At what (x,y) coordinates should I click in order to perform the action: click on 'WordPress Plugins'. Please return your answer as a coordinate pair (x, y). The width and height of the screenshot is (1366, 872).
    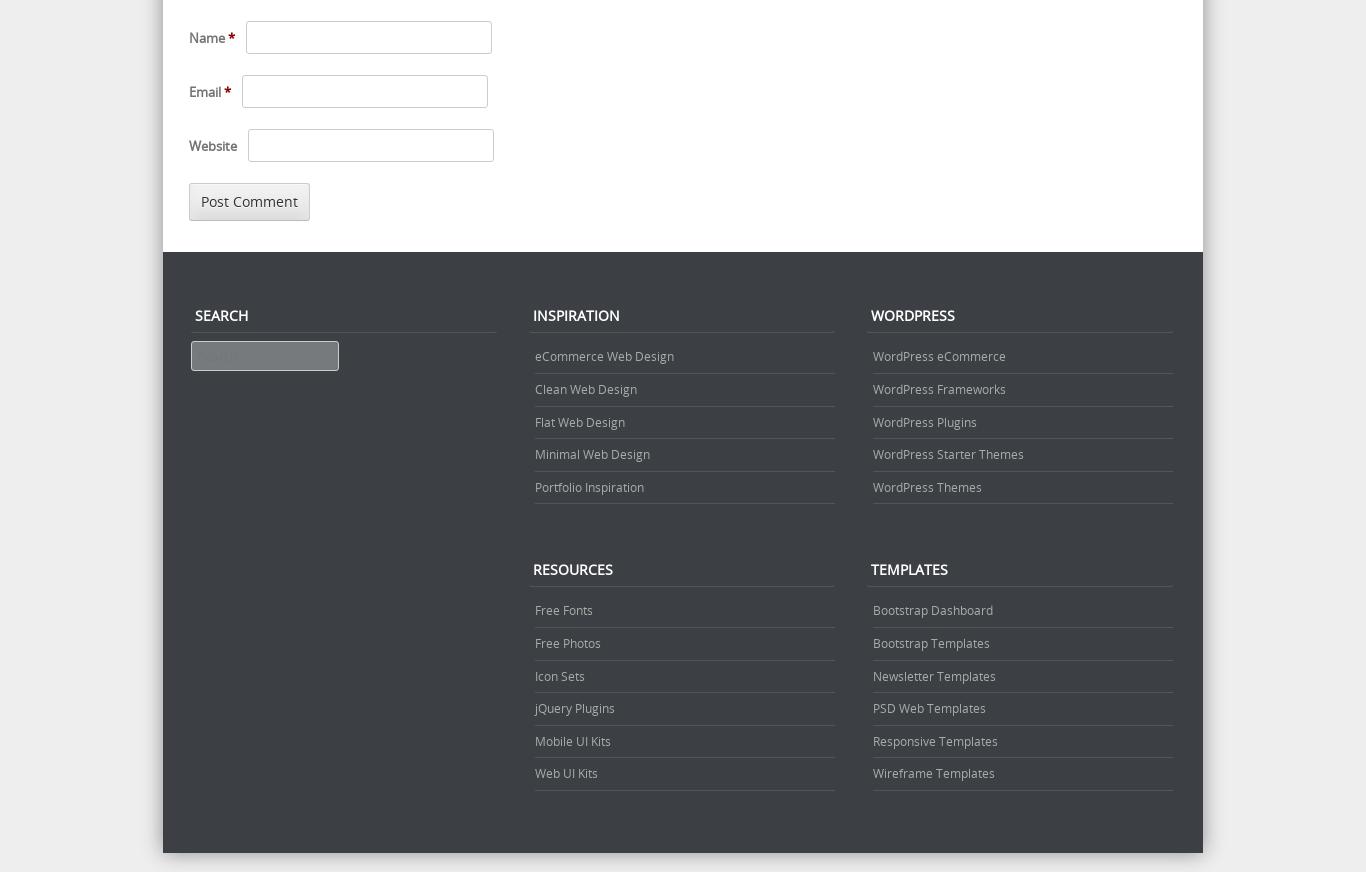
    Looking at the image, I should click on (872, 421).